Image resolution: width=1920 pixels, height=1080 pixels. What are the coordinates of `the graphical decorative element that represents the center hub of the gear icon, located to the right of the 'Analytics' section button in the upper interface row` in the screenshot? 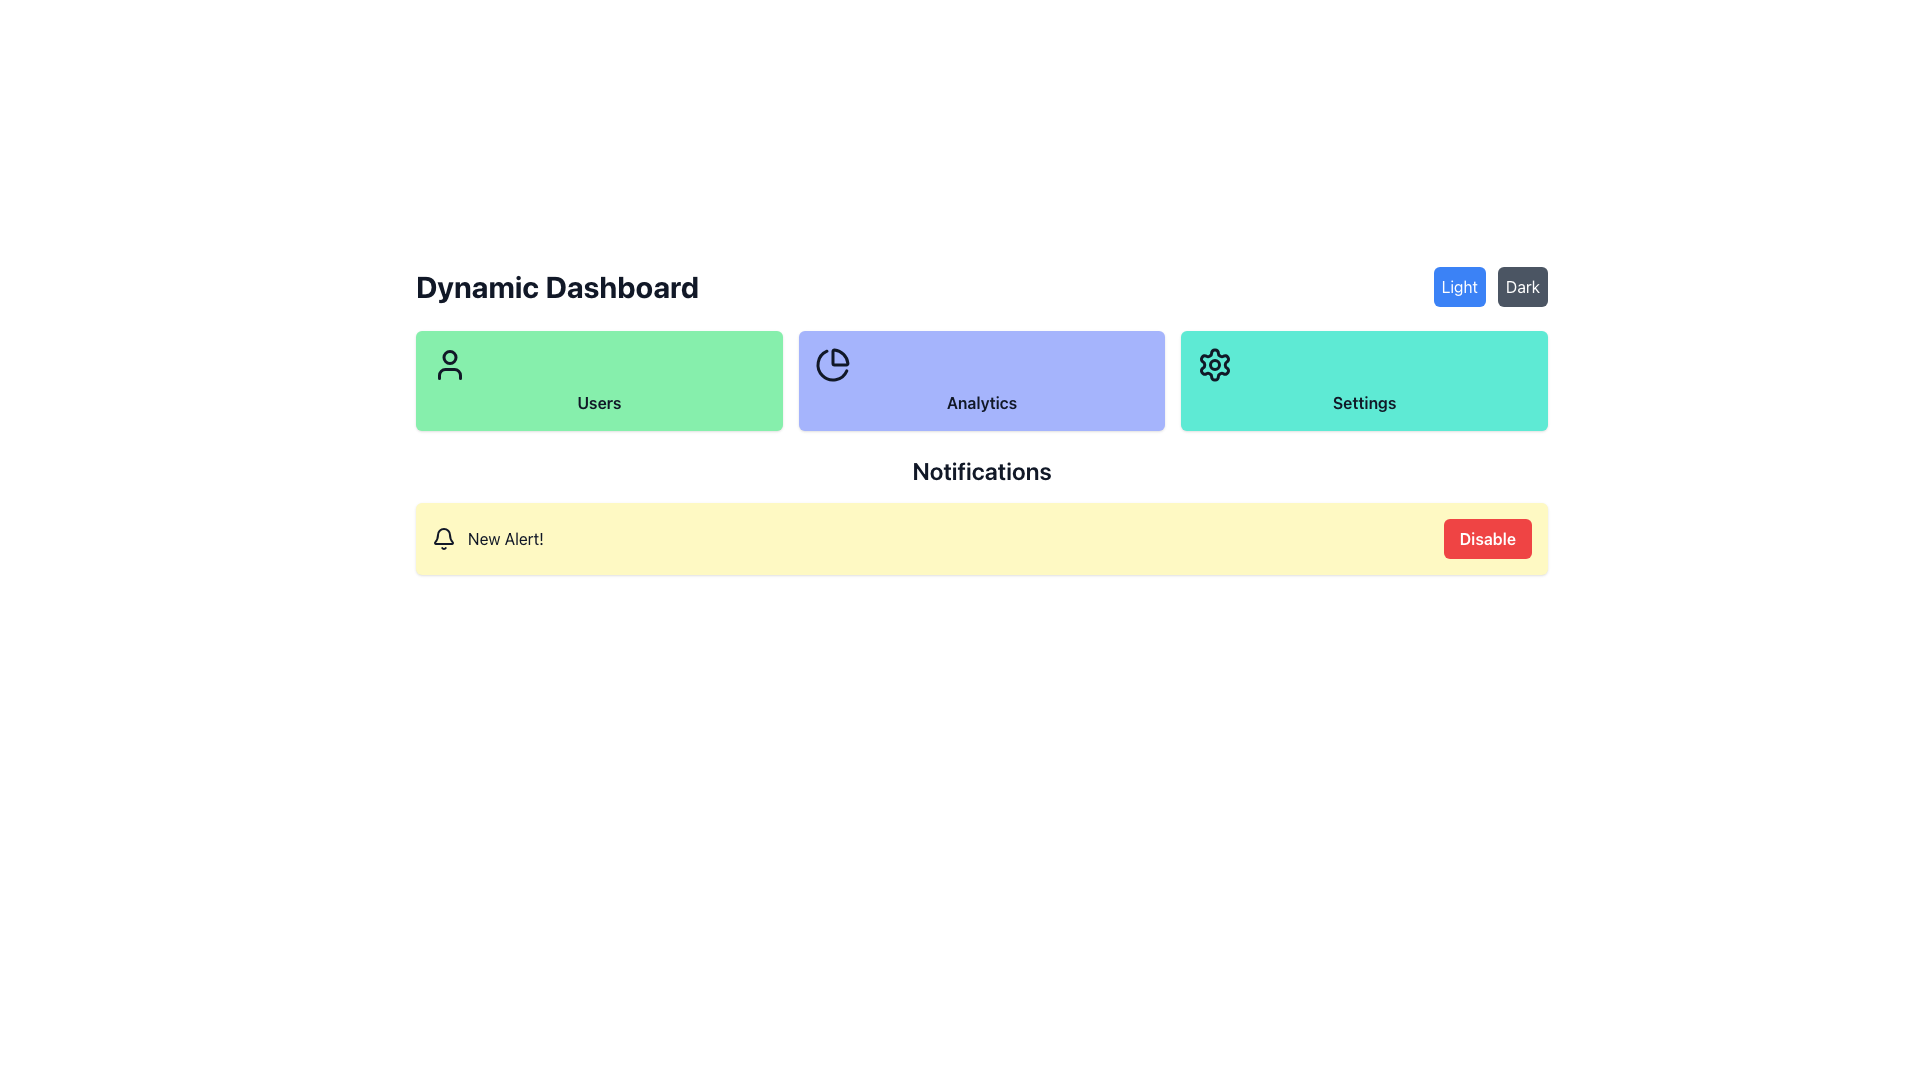 It's located at (1214, 365).